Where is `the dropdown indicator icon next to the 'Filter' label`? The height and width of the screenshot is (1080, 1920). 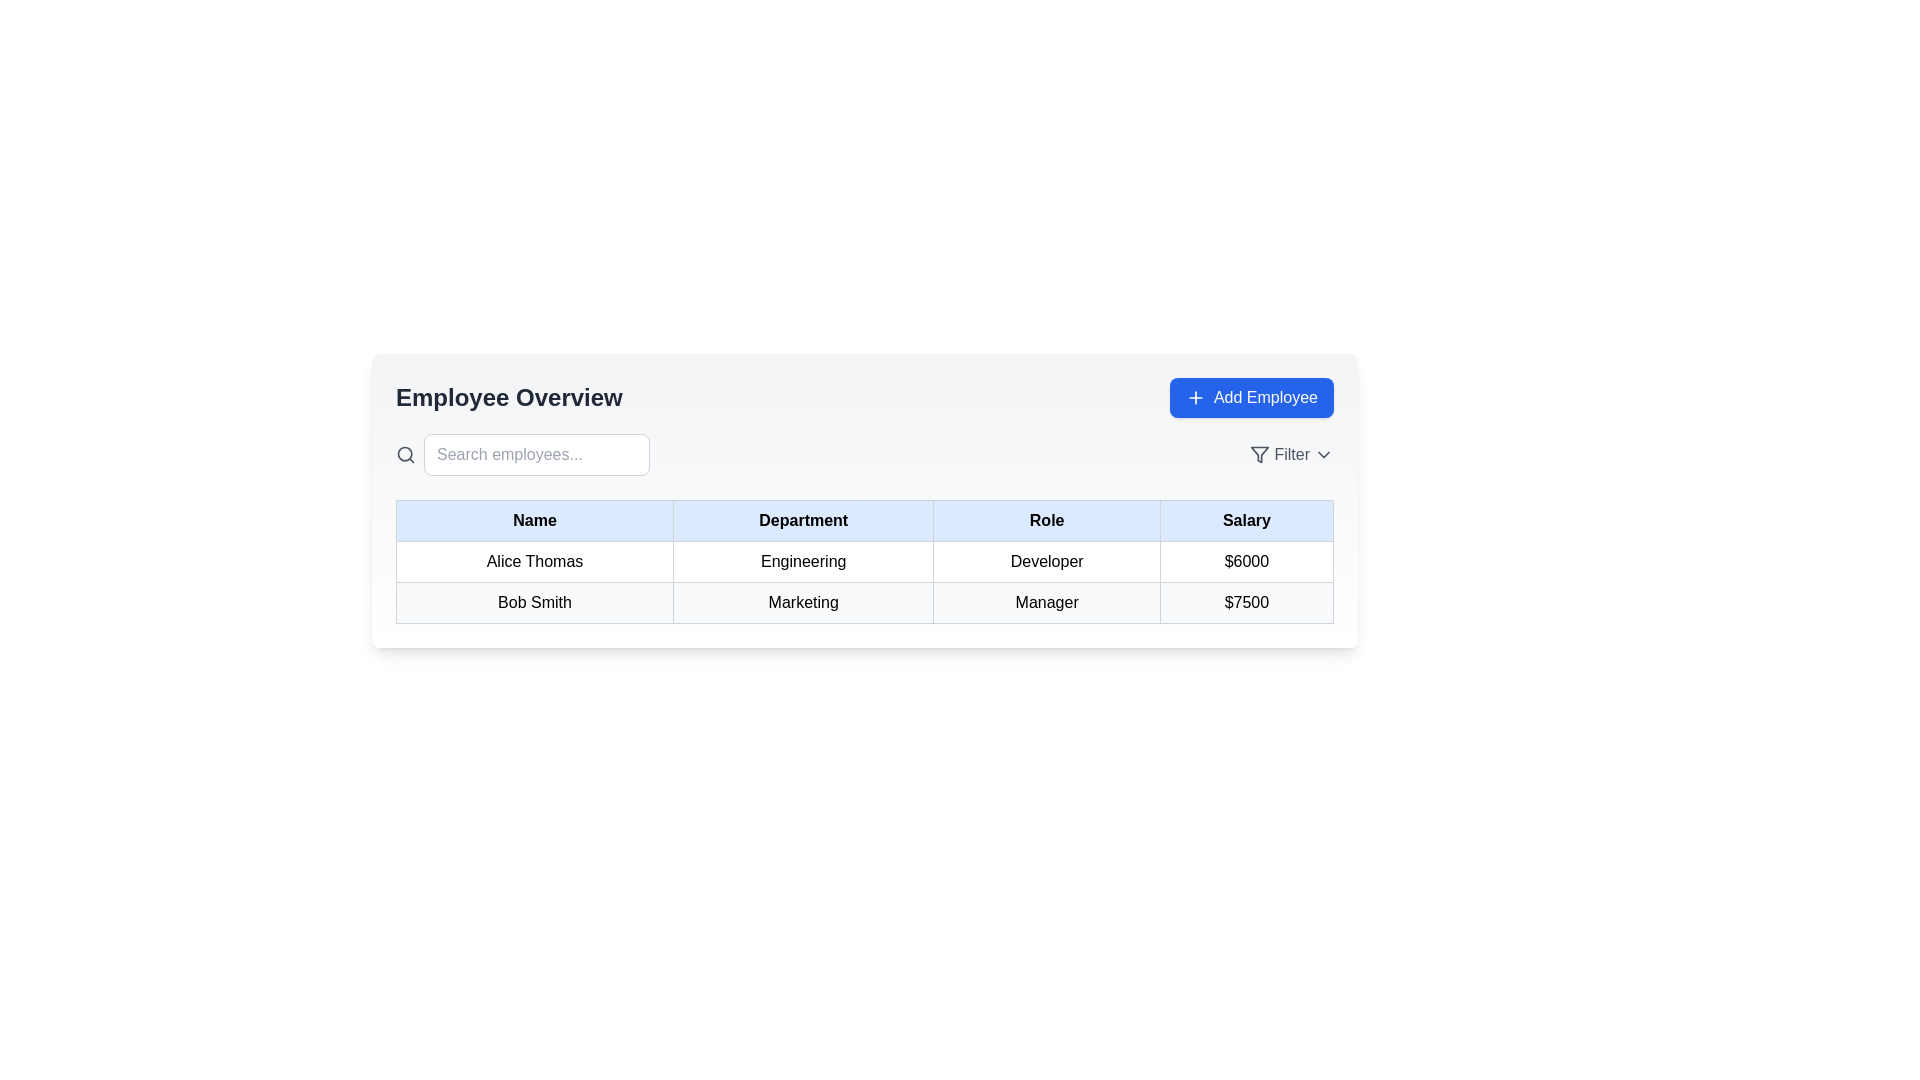 the dropdown indicator icon next to the 'Filter' label is located at coordinates (1324, 455).